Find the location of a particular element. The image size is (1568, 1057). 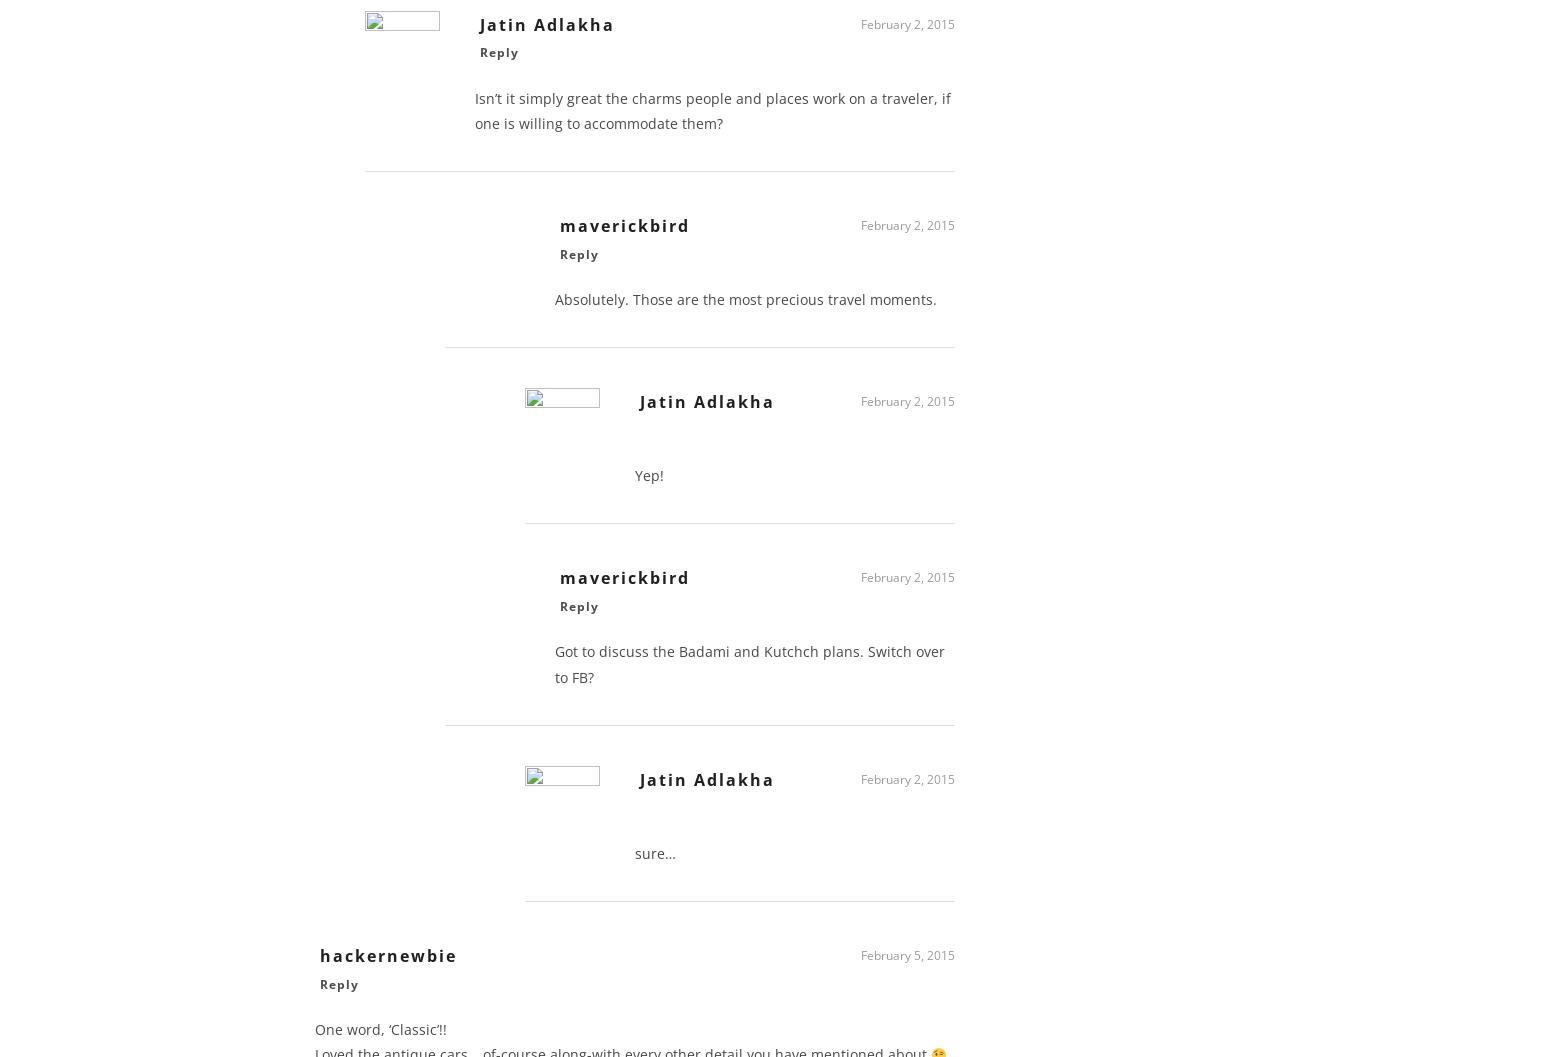

'Isn’t it simply great the charms people and places work on a traveler, if one is willing to accommodate them?' is located at coordinates (712, 116).